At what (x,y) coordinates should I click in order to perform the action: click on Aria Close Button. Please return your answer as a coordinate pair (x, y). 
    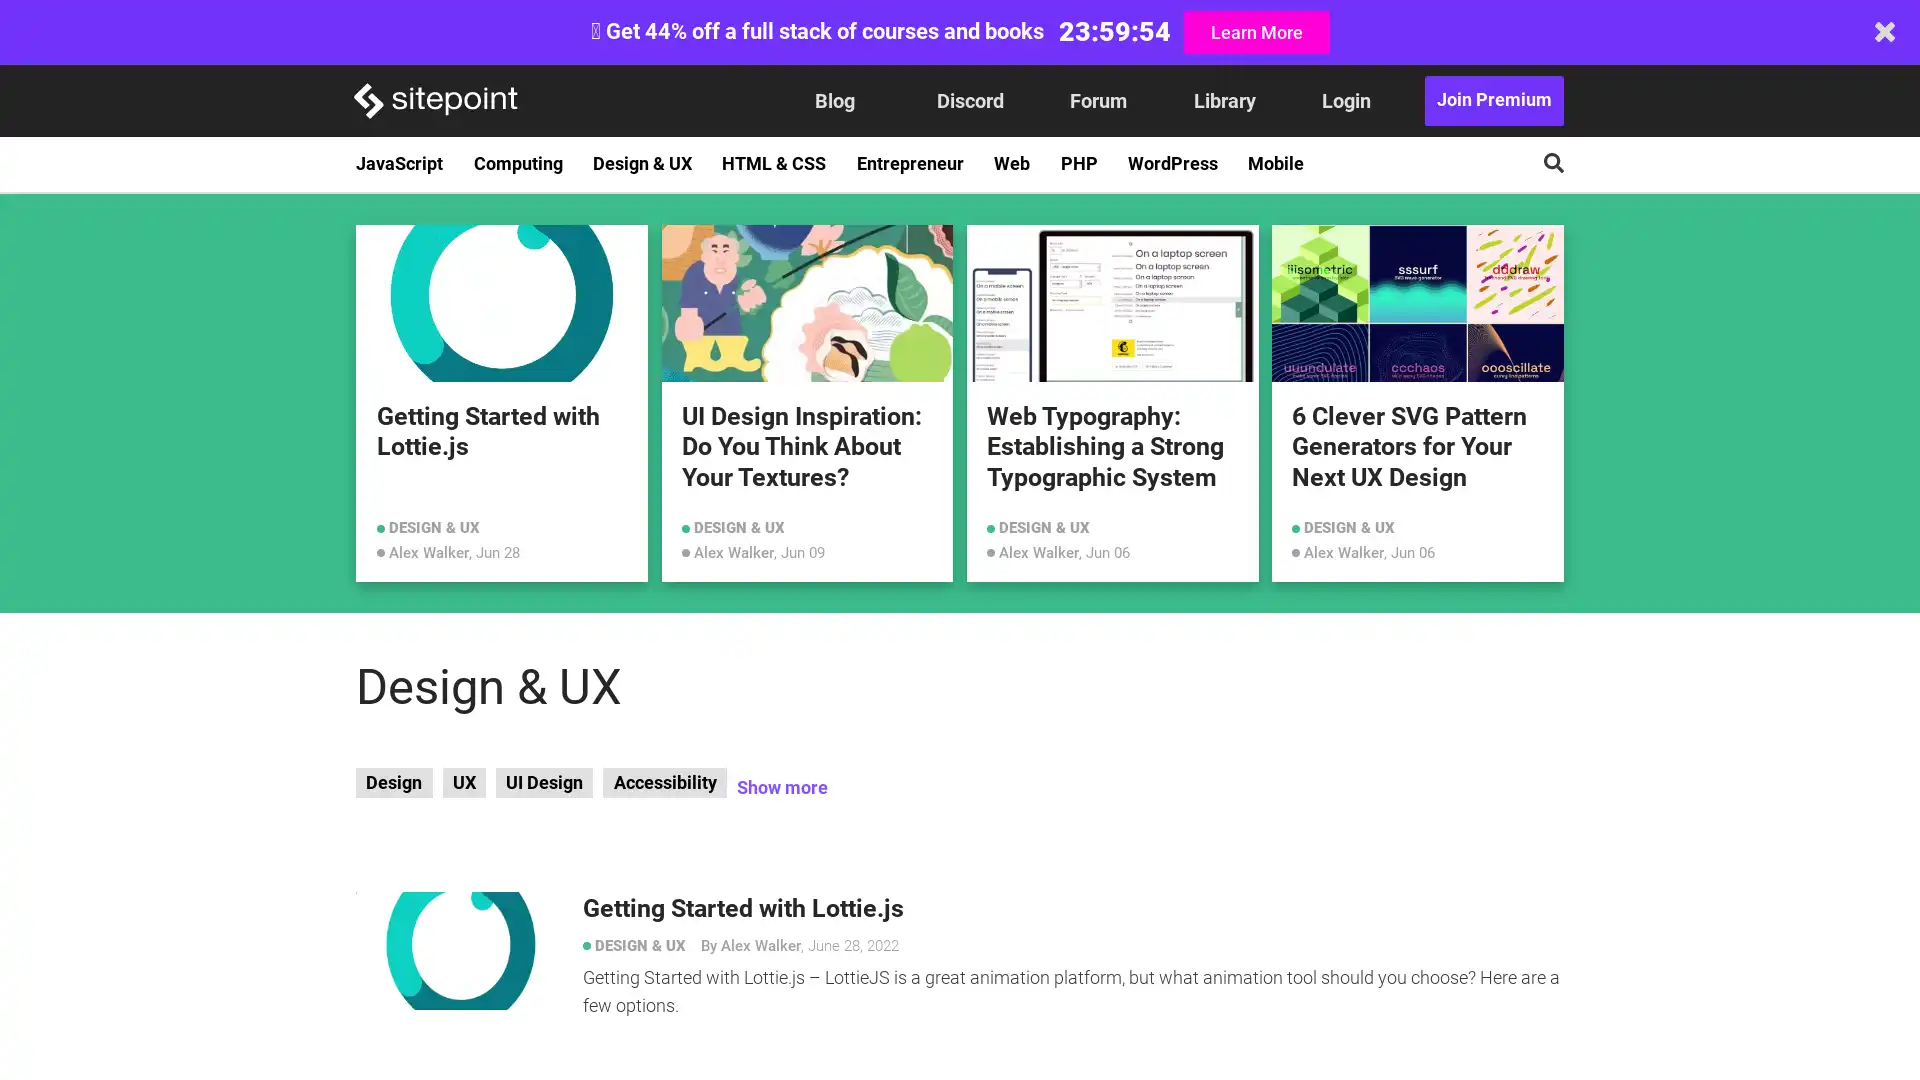
    Looking at the image, I should click on (1884, 31).